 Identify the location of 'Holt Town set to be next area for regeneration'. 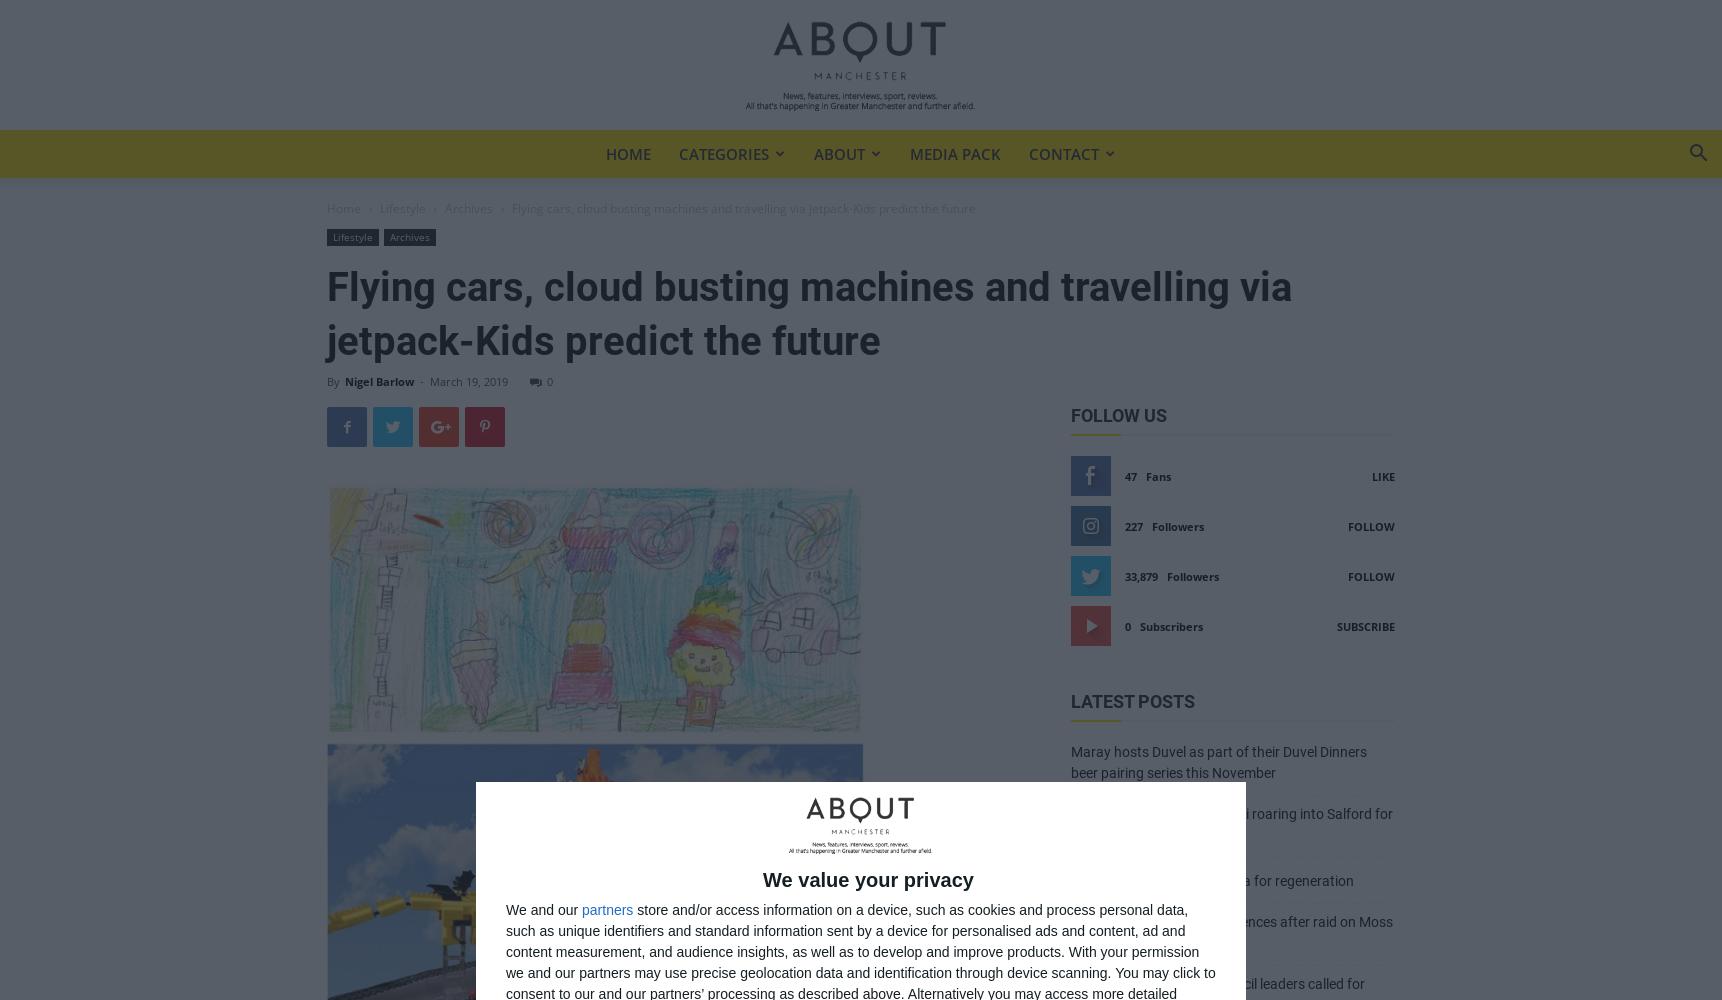
(1211, 881).